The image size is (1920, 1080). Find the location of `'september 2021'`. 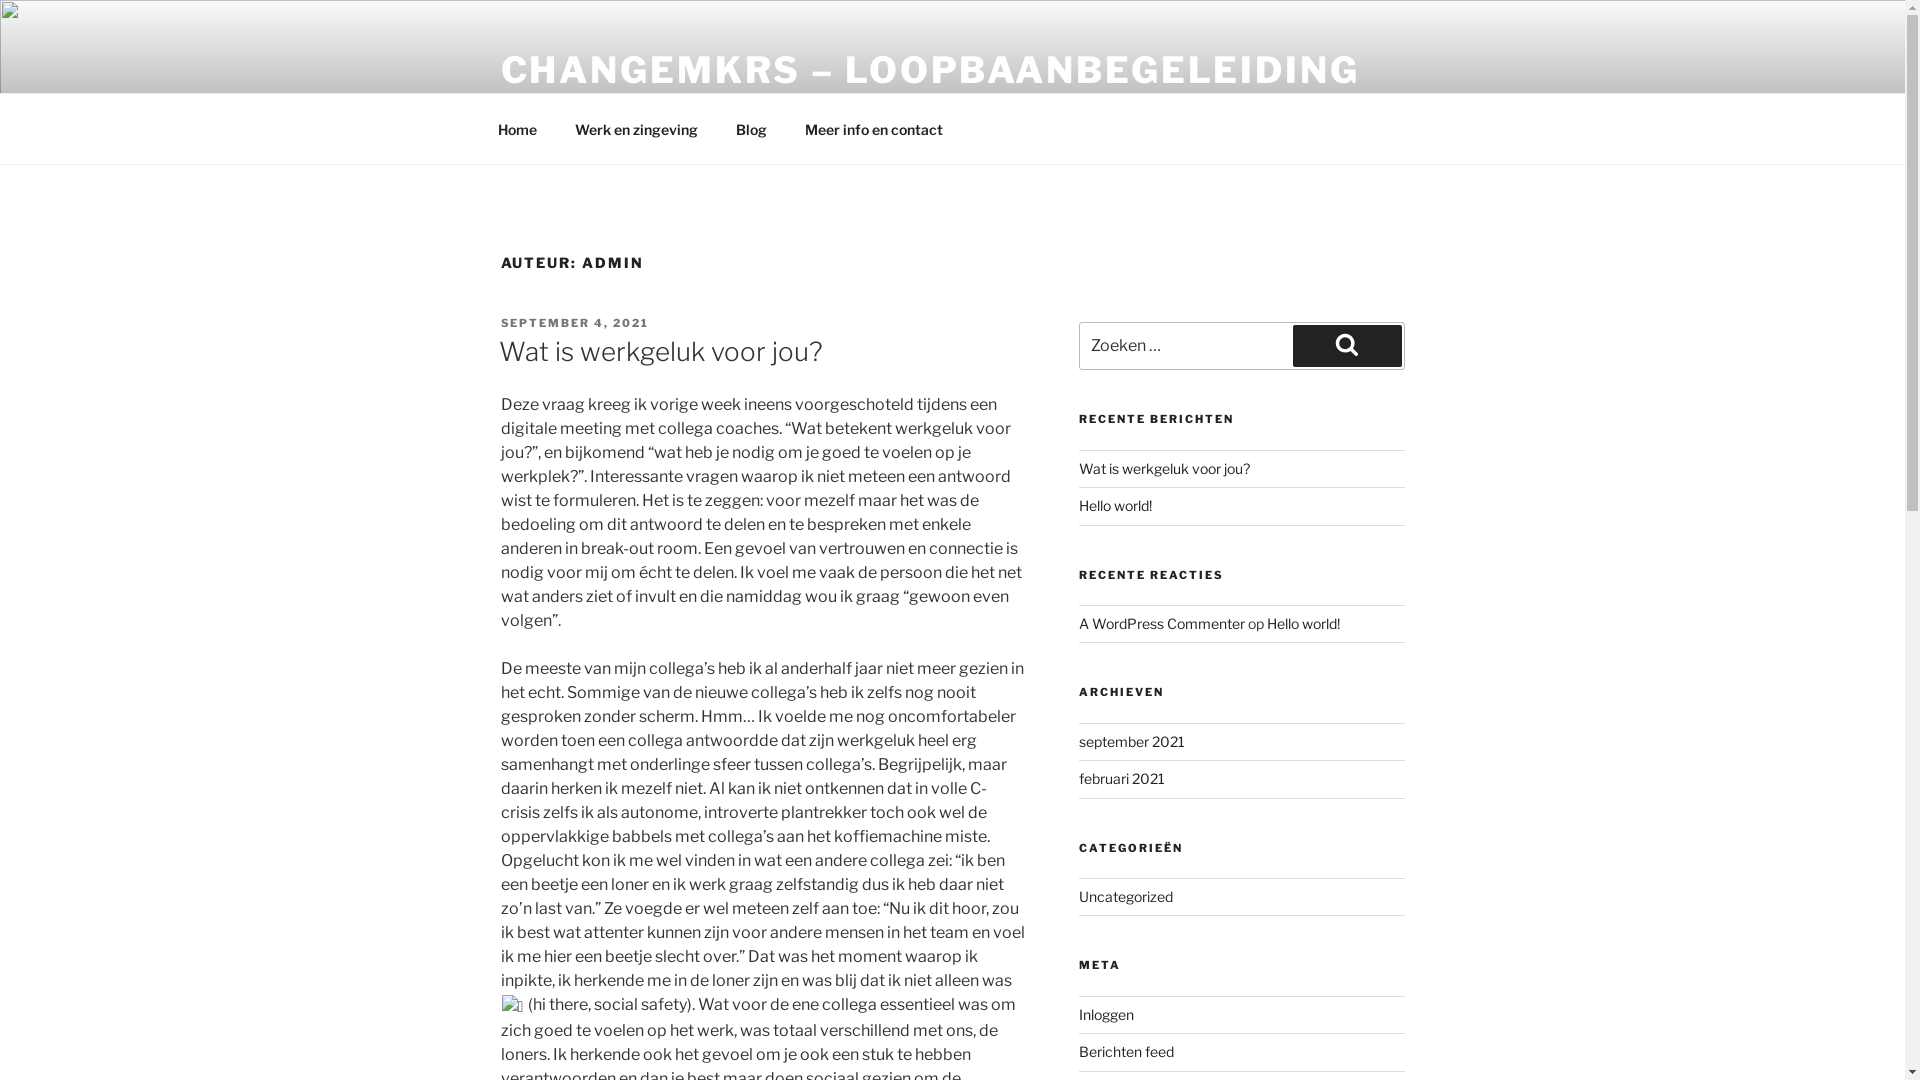

'september 2021' is located at coordinates (1132, 741).